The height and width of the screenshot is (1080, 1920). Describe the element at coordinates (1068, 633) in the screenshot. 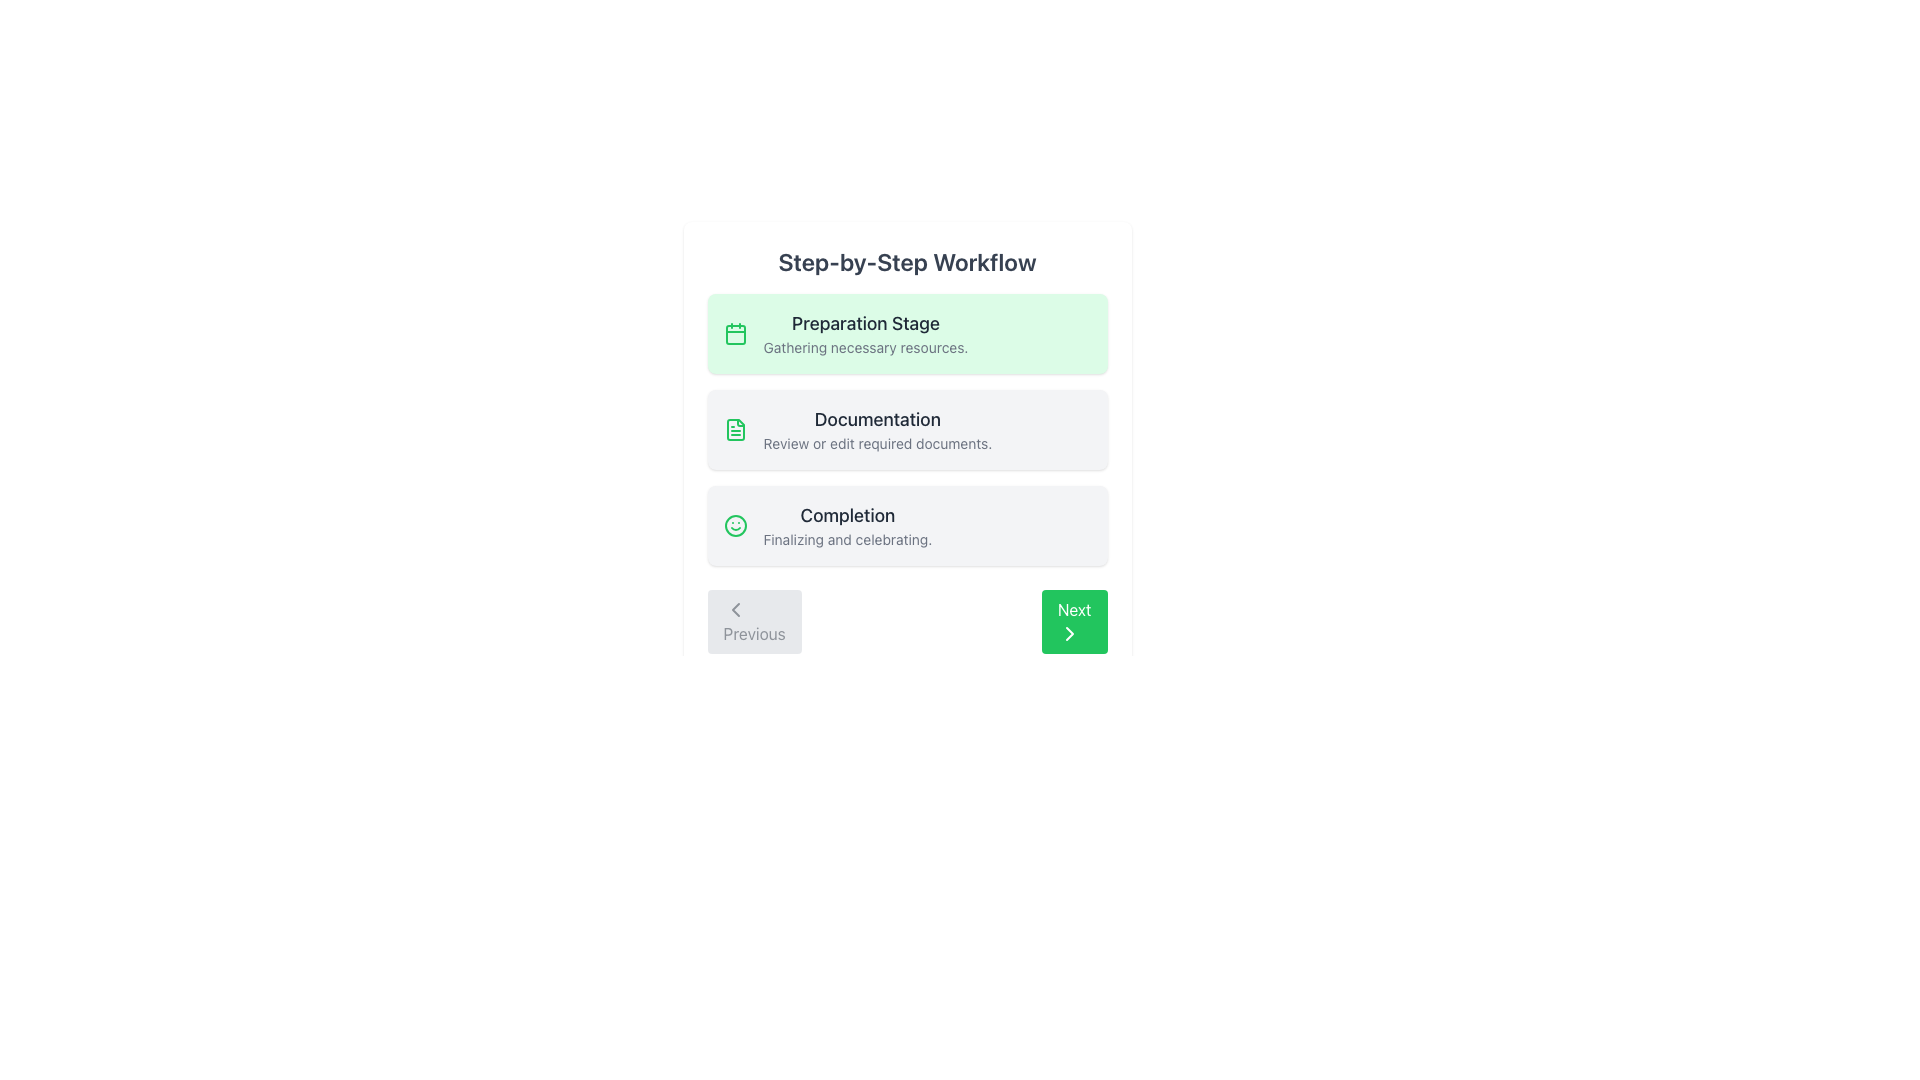

I see `the forward-pointing chevron arrow icon within the green 'Next' button at the bottom-right corner of the interface to interact with the button functionality` at that location.